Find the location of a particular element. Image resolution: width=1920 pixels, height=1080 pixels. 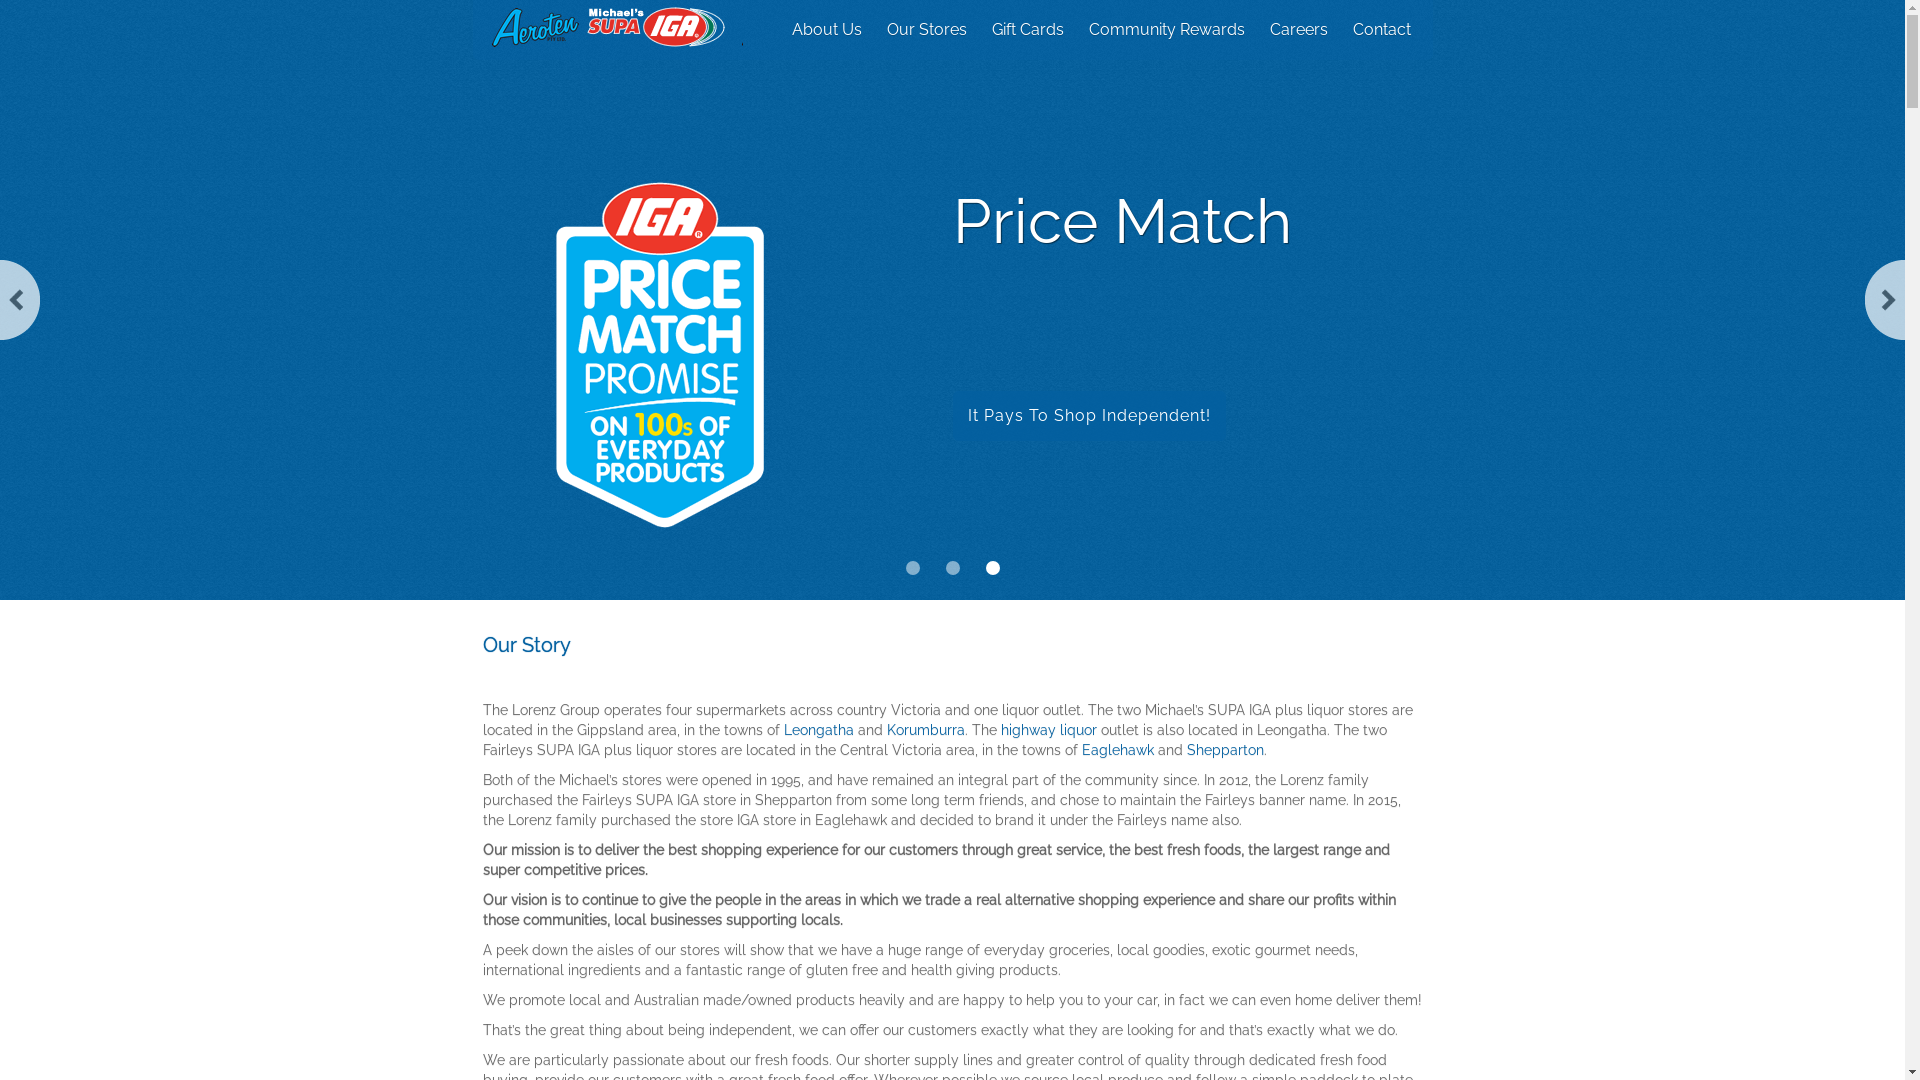

'Community Rewards' is located at coordinates (1166, 29).